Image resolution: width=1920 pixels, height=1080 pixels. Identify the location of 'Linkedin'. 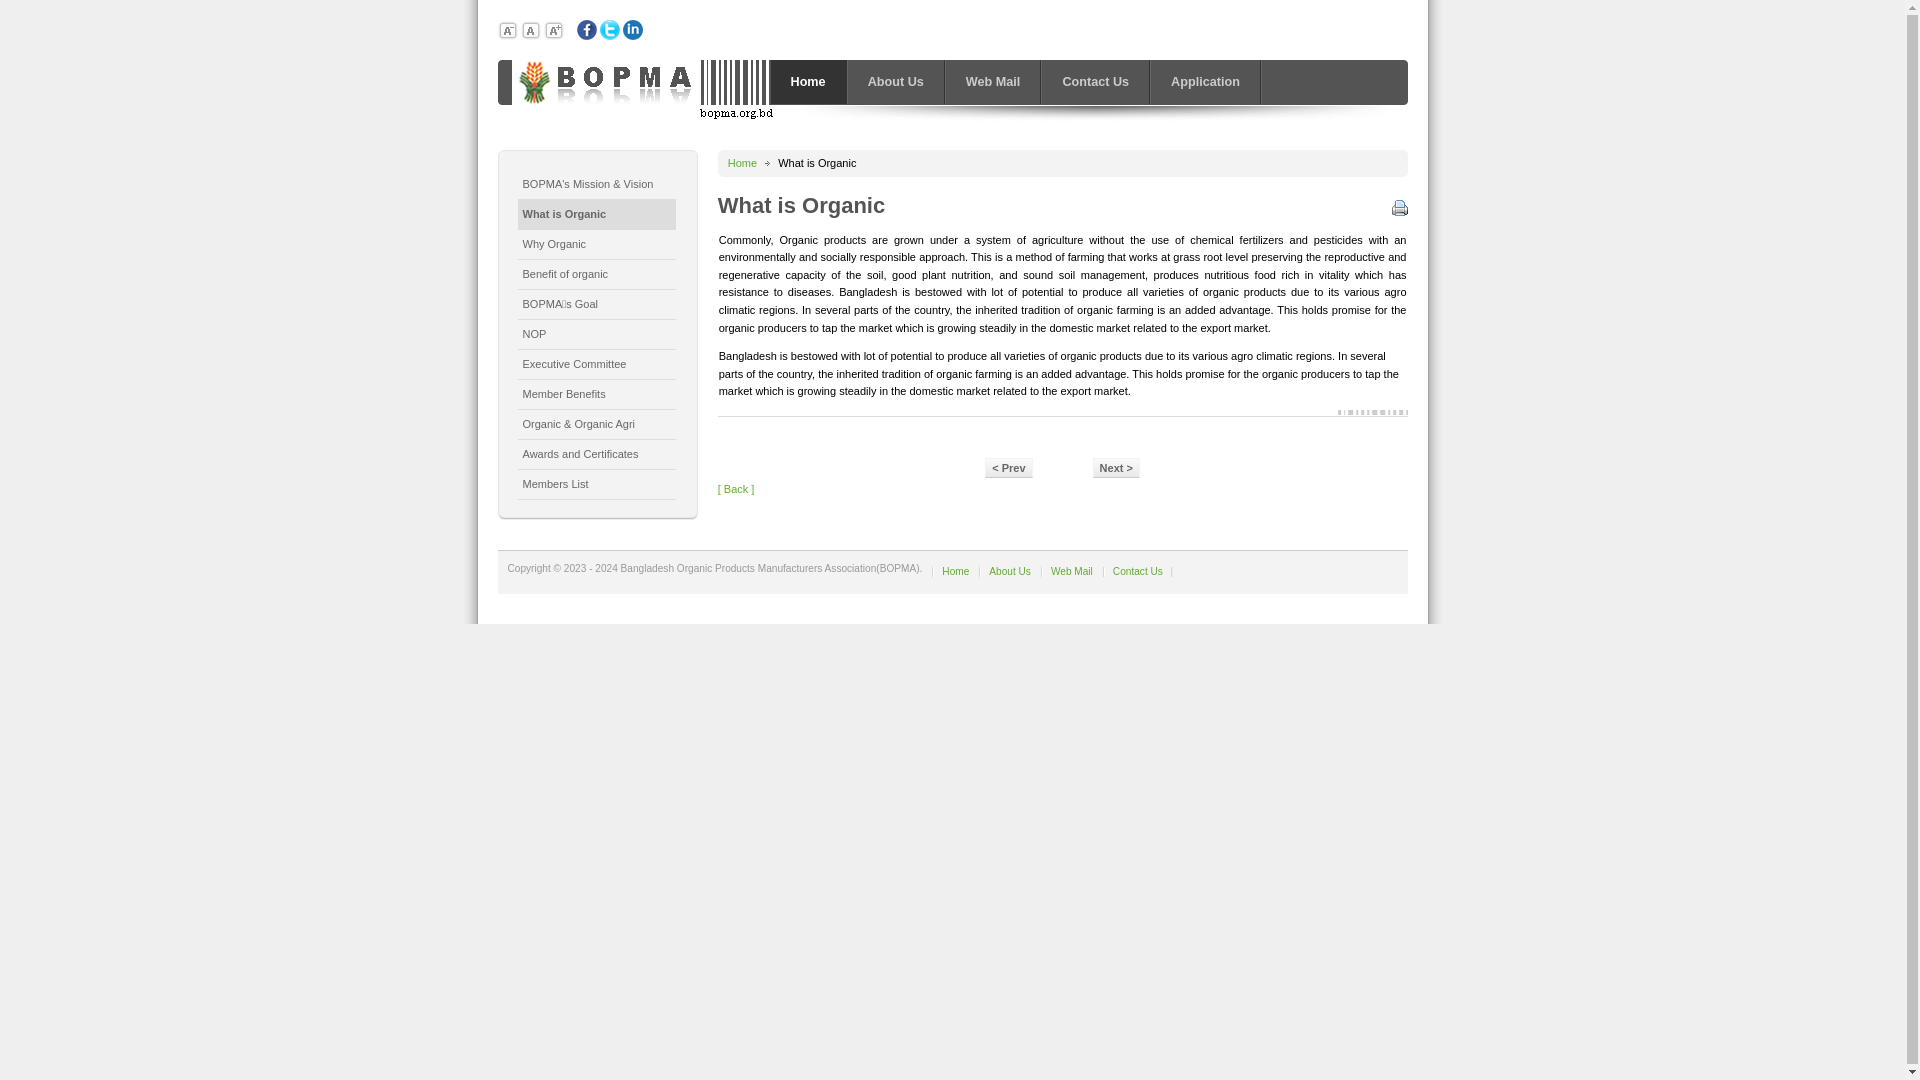
(632, 30).